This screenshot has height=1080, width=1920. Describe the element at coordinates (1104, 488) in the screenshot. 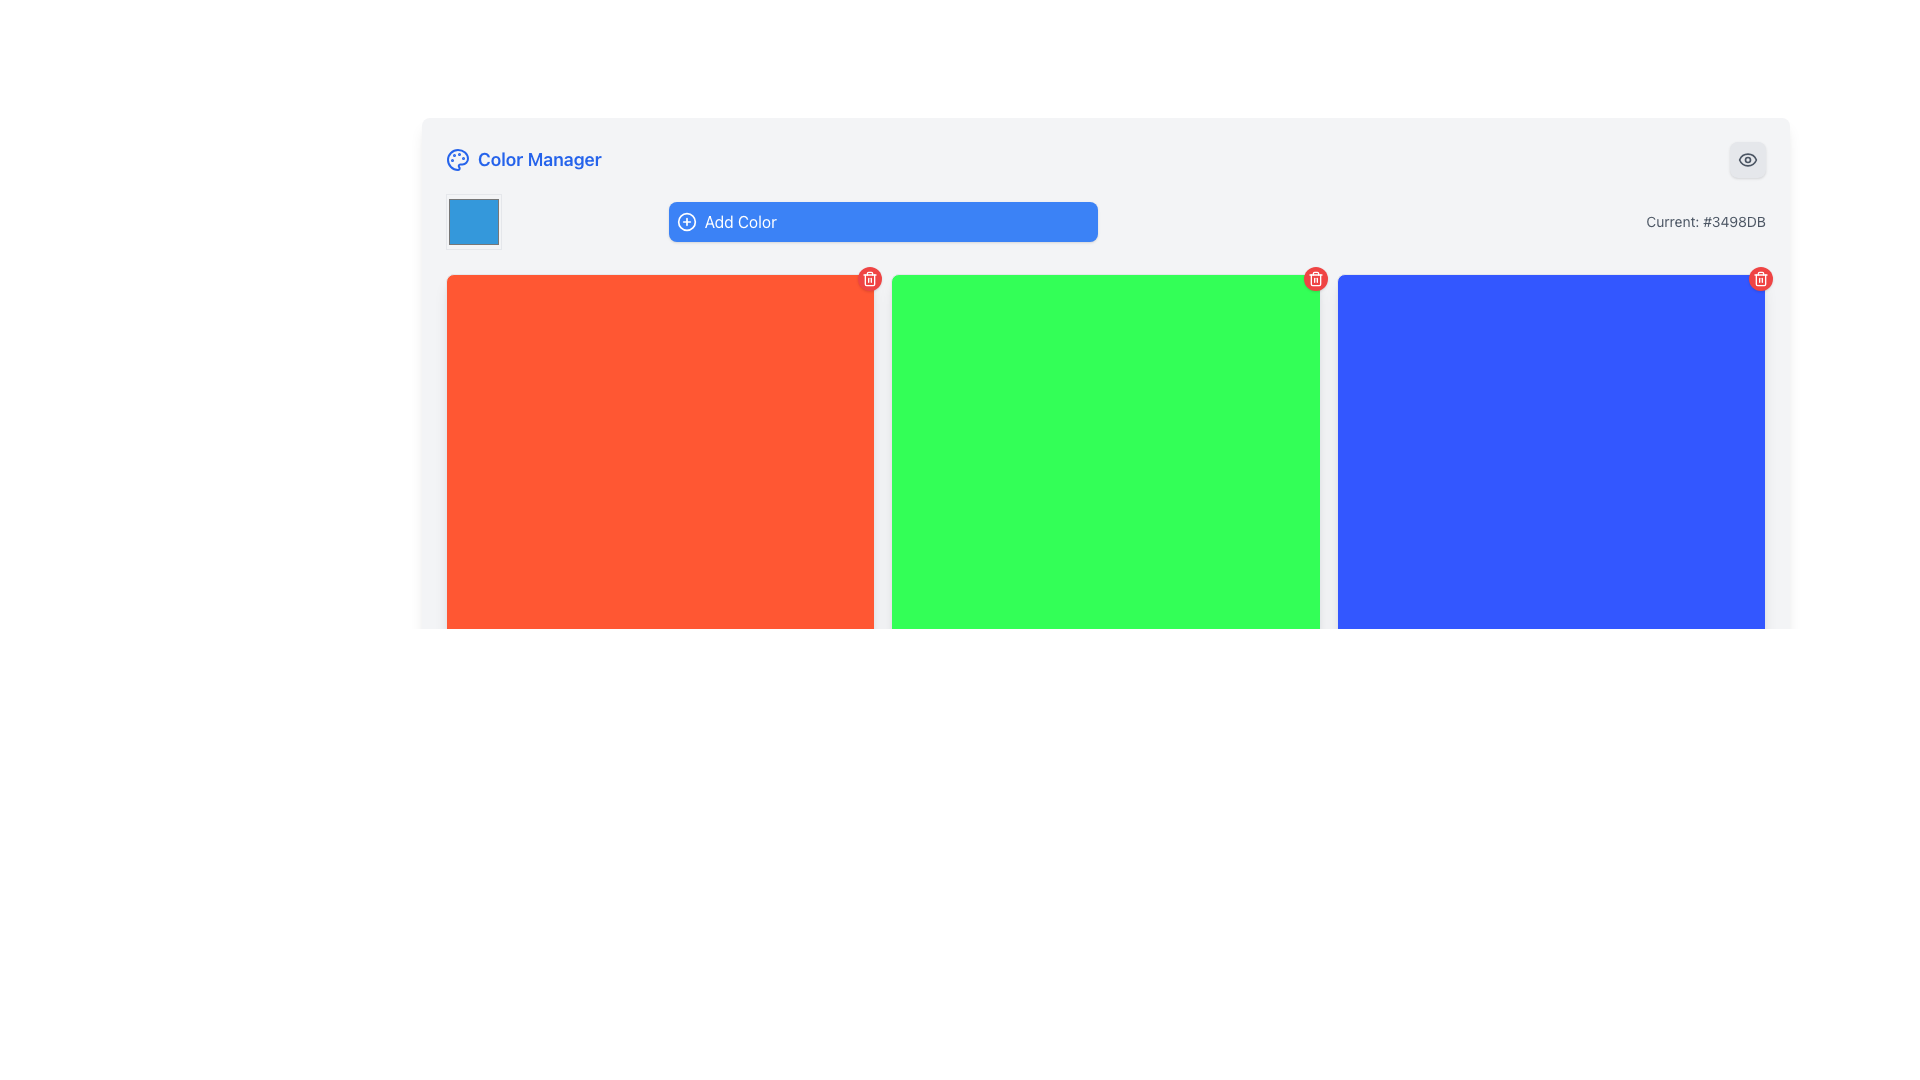

I see `the green square element with rounded corners located` at that location.